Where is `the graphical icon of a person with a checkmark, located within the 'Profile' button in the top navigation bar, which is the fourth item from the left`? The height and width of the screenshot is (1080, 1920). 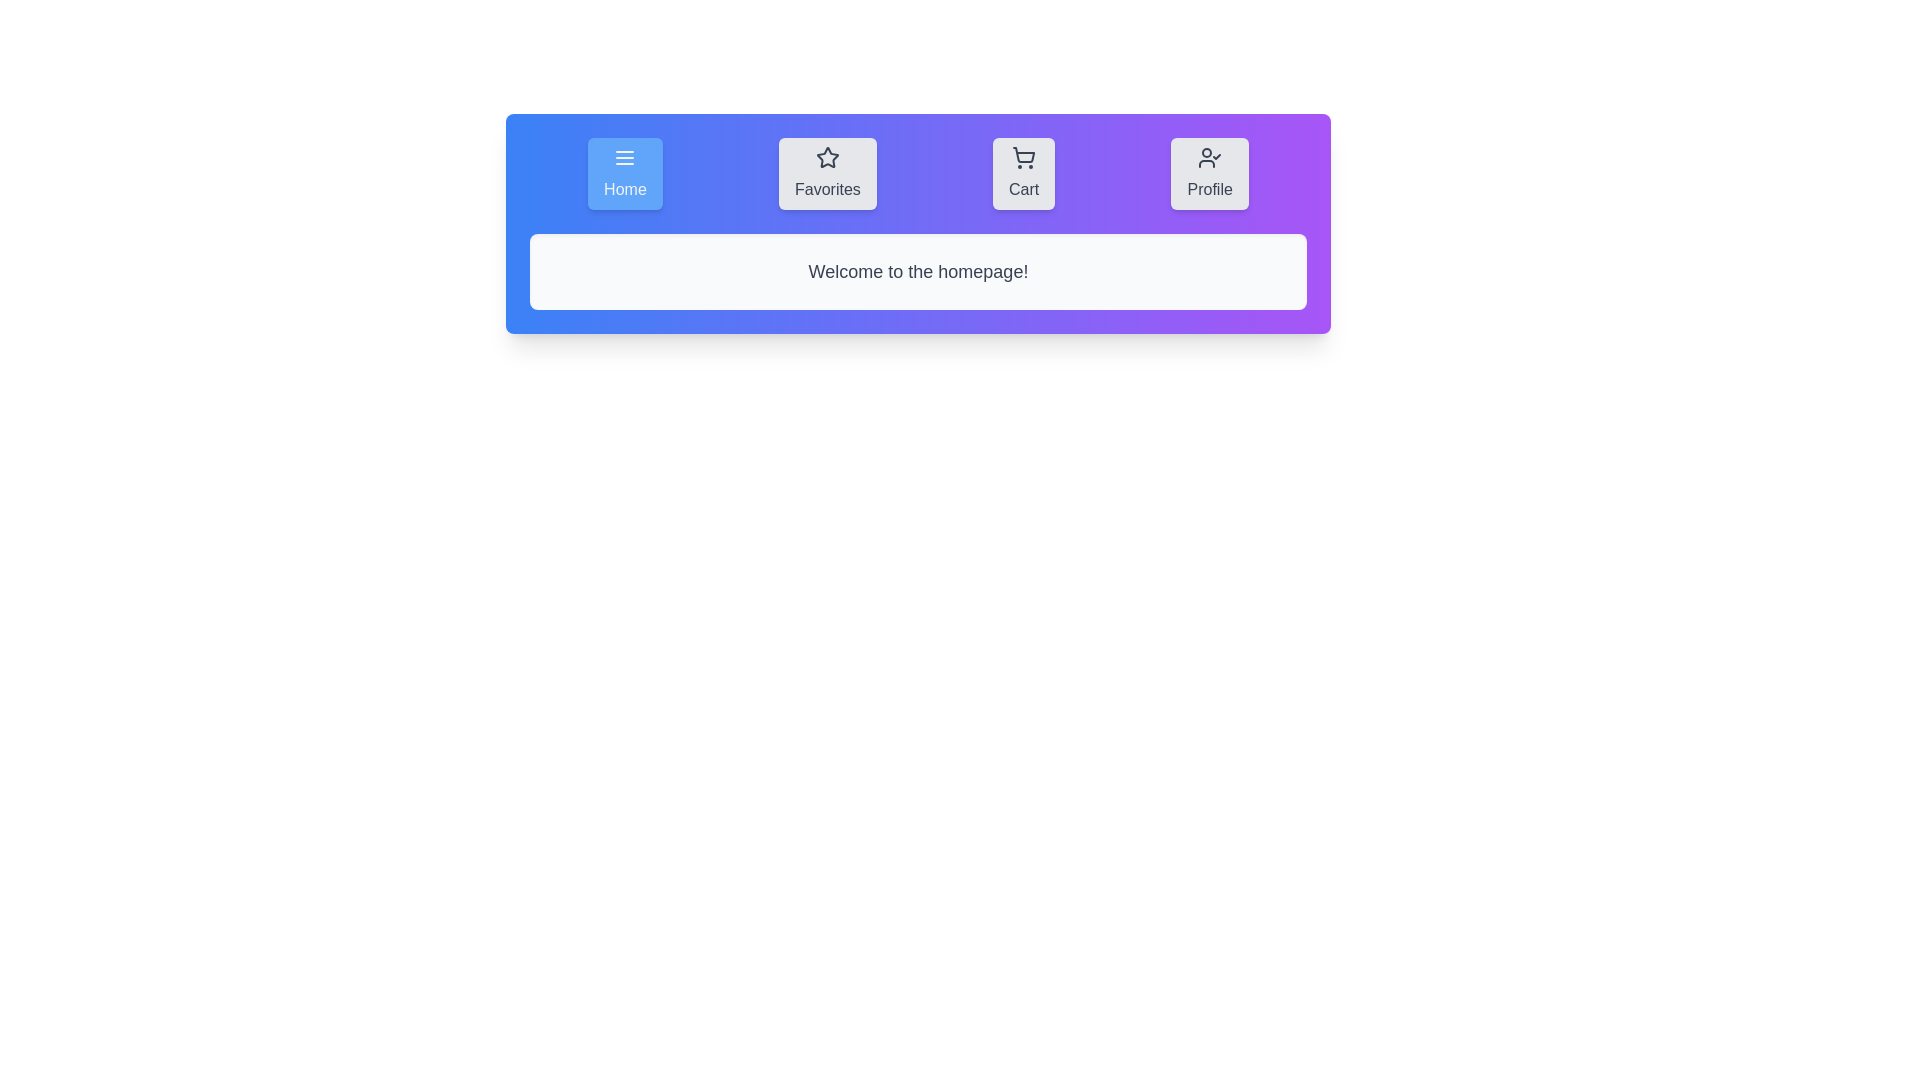
the graphical icon of a person with a checkmark, located within the 'Profile' button in the top navigation bar, which is the fourth item from the left is located at coordinates (1209, 157).